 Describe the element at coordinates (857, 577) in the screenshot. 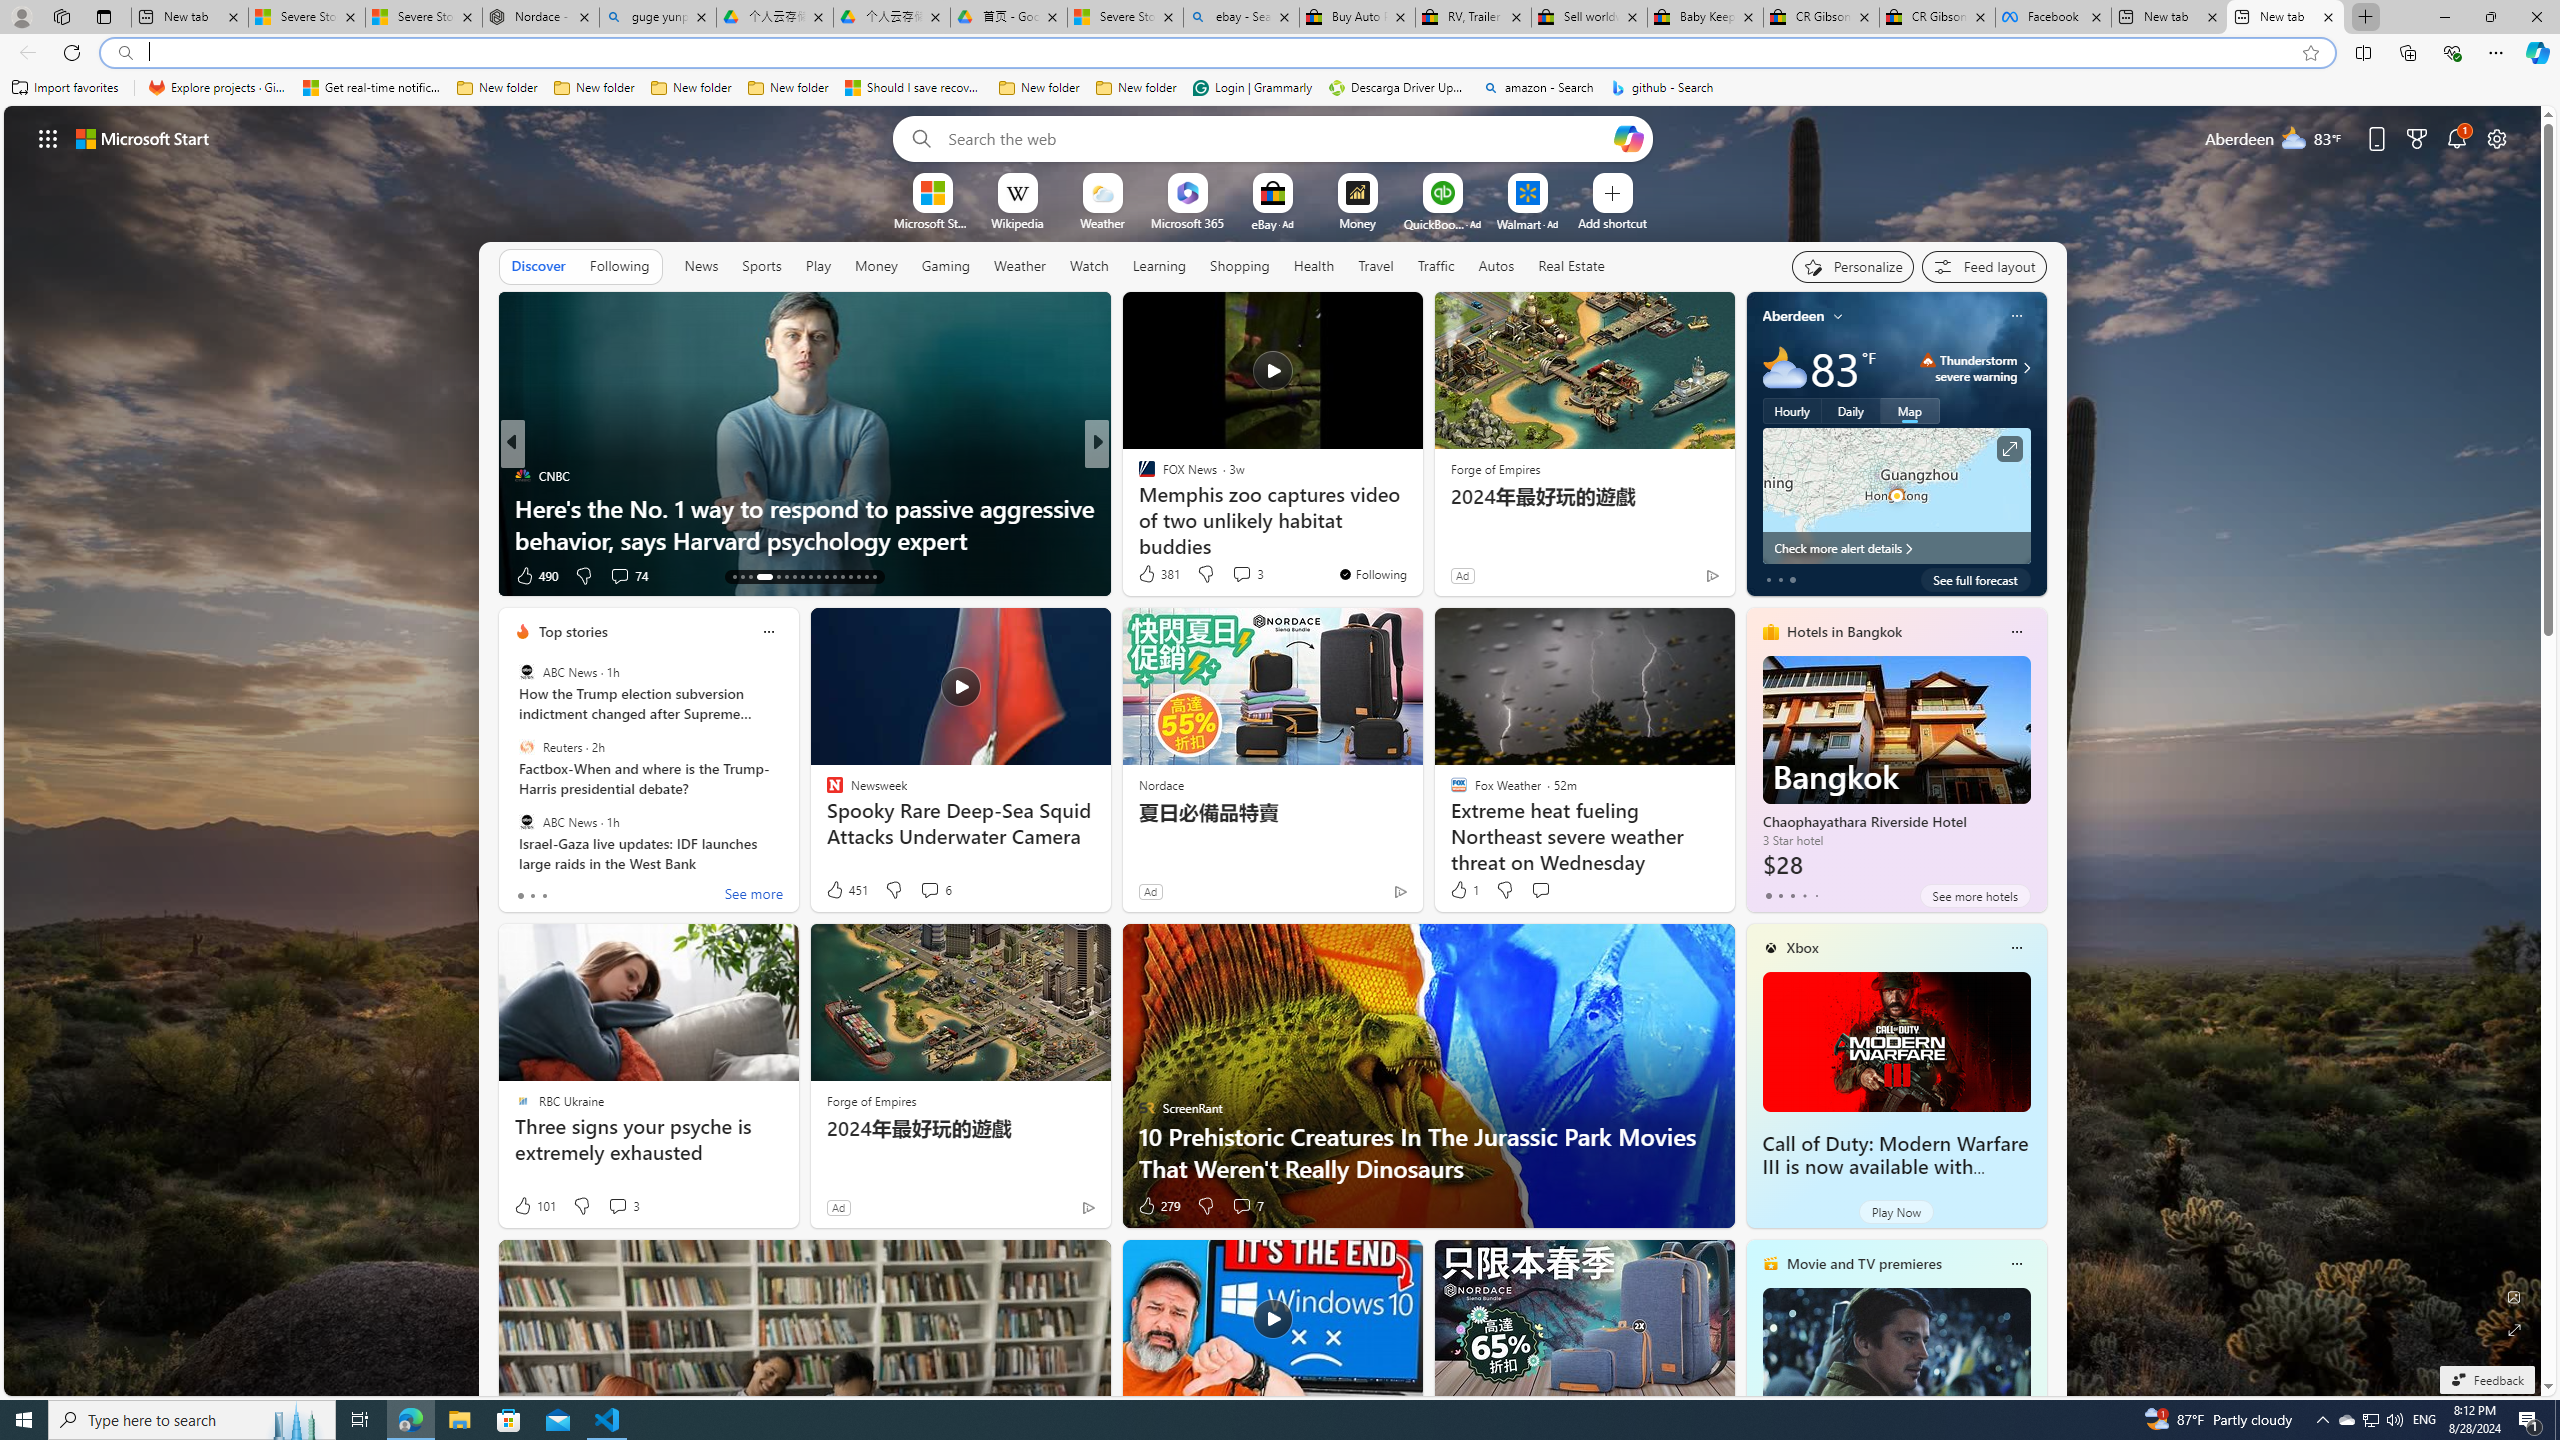

I see `'AutomationID: tab-27'` at that location.